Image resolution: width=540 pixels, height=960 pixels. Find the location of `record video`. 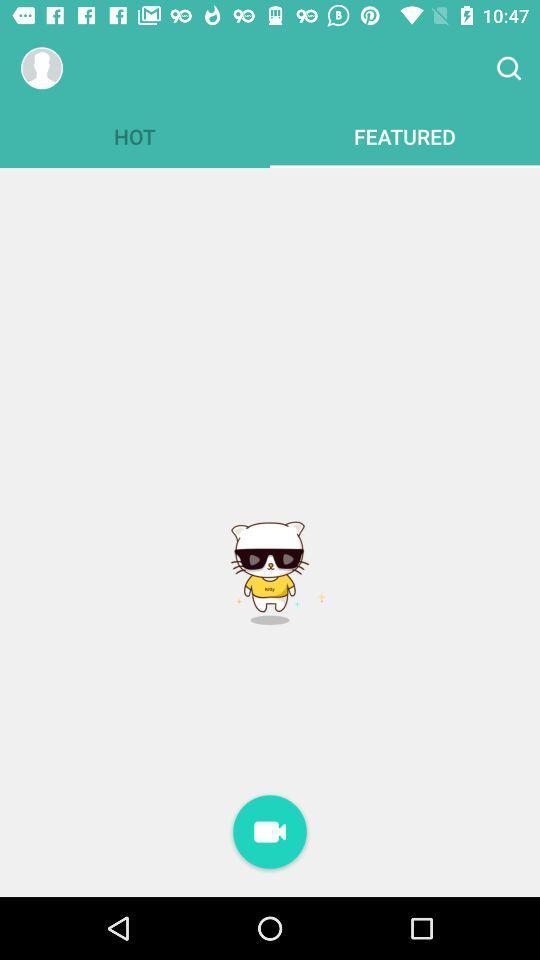

record video is located at coordinates (270, 833).